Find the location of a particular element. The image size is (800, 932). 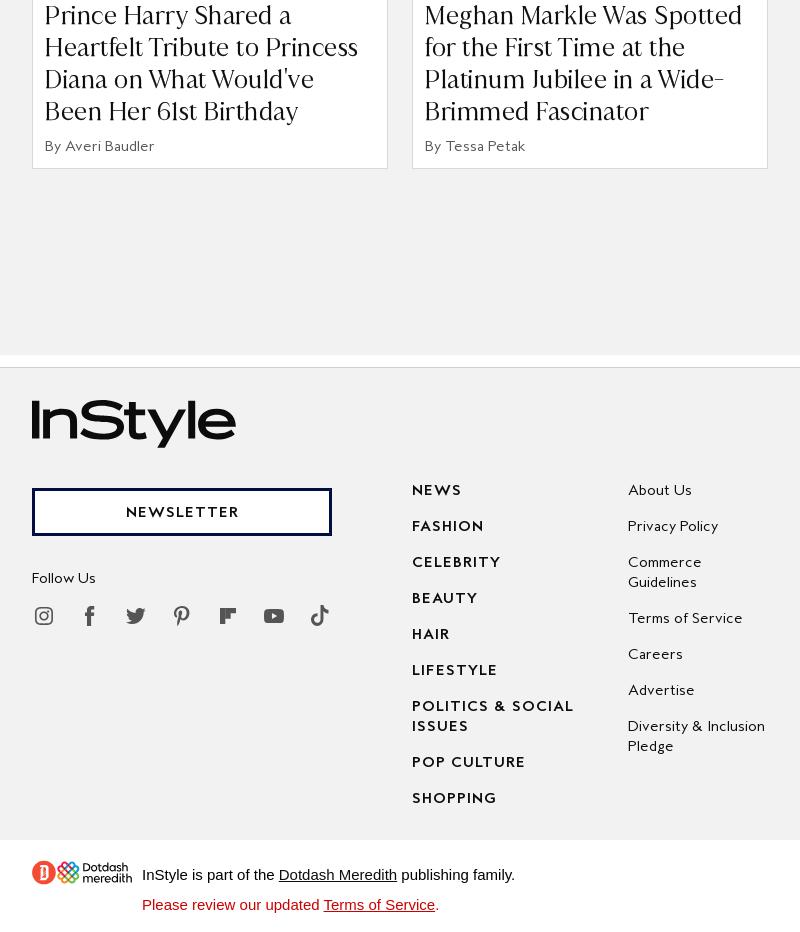

'Commerce Guidelines' is located at coordinates (626, 571).